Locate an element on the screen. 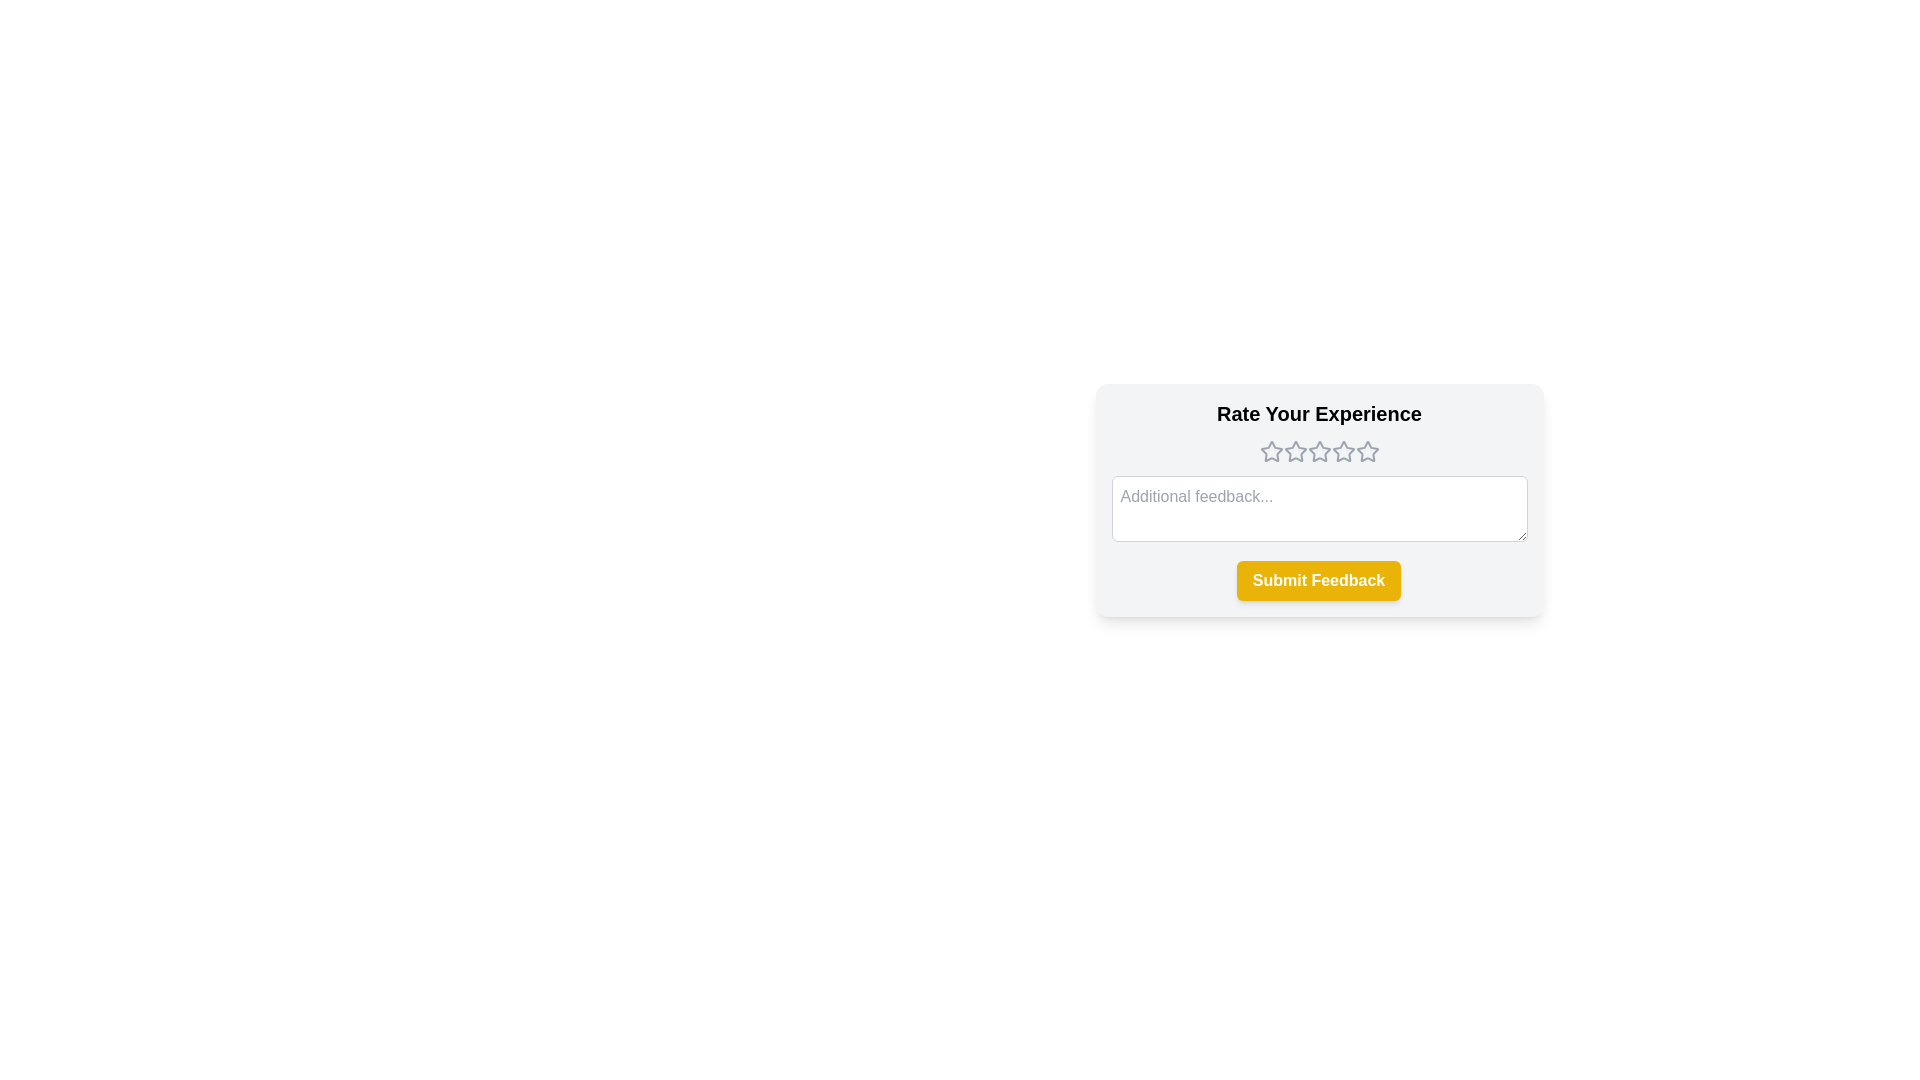 This screenshot has width=1920, height=1080. the star icon, which is the third star in a row used for rating functionalities is located at coordinates (1295, 451).